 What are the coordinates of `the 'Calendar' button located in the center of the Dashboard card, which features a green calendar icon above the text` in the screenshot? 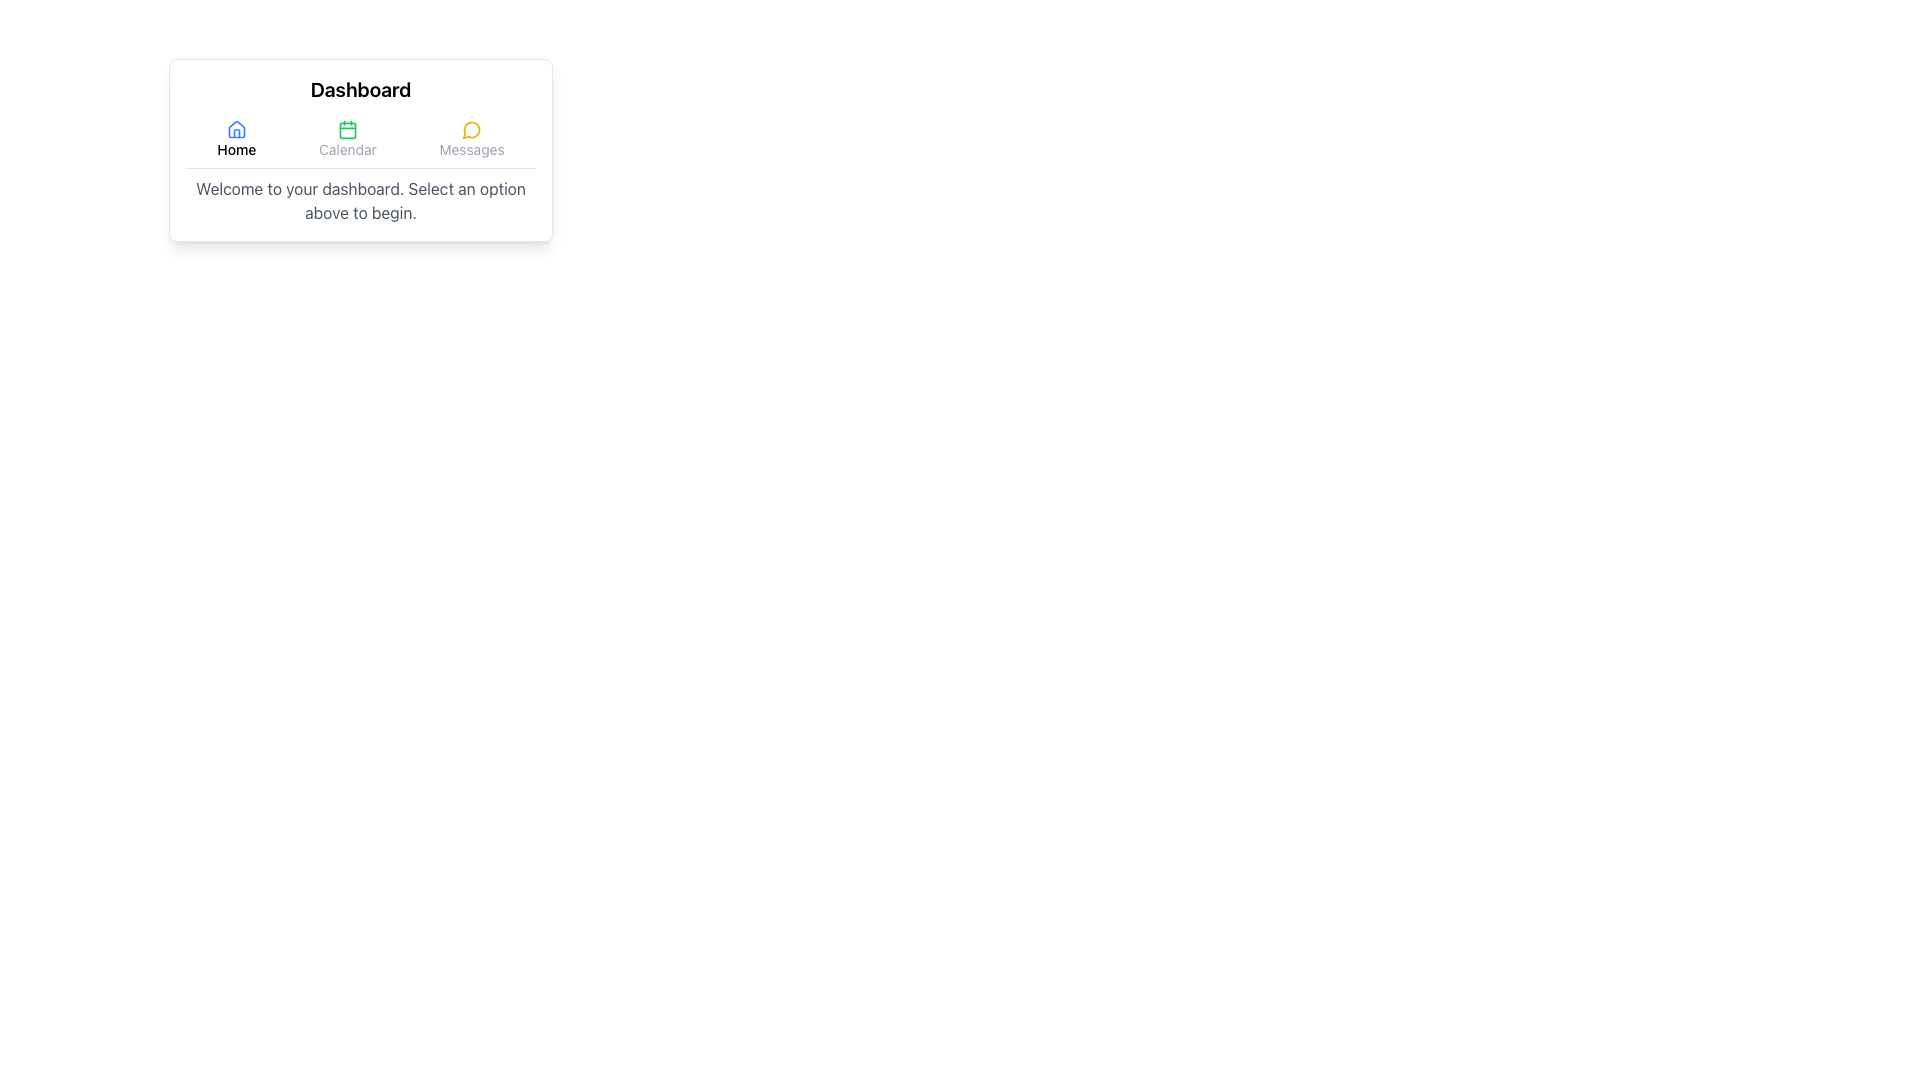 It's located at (347, 138).